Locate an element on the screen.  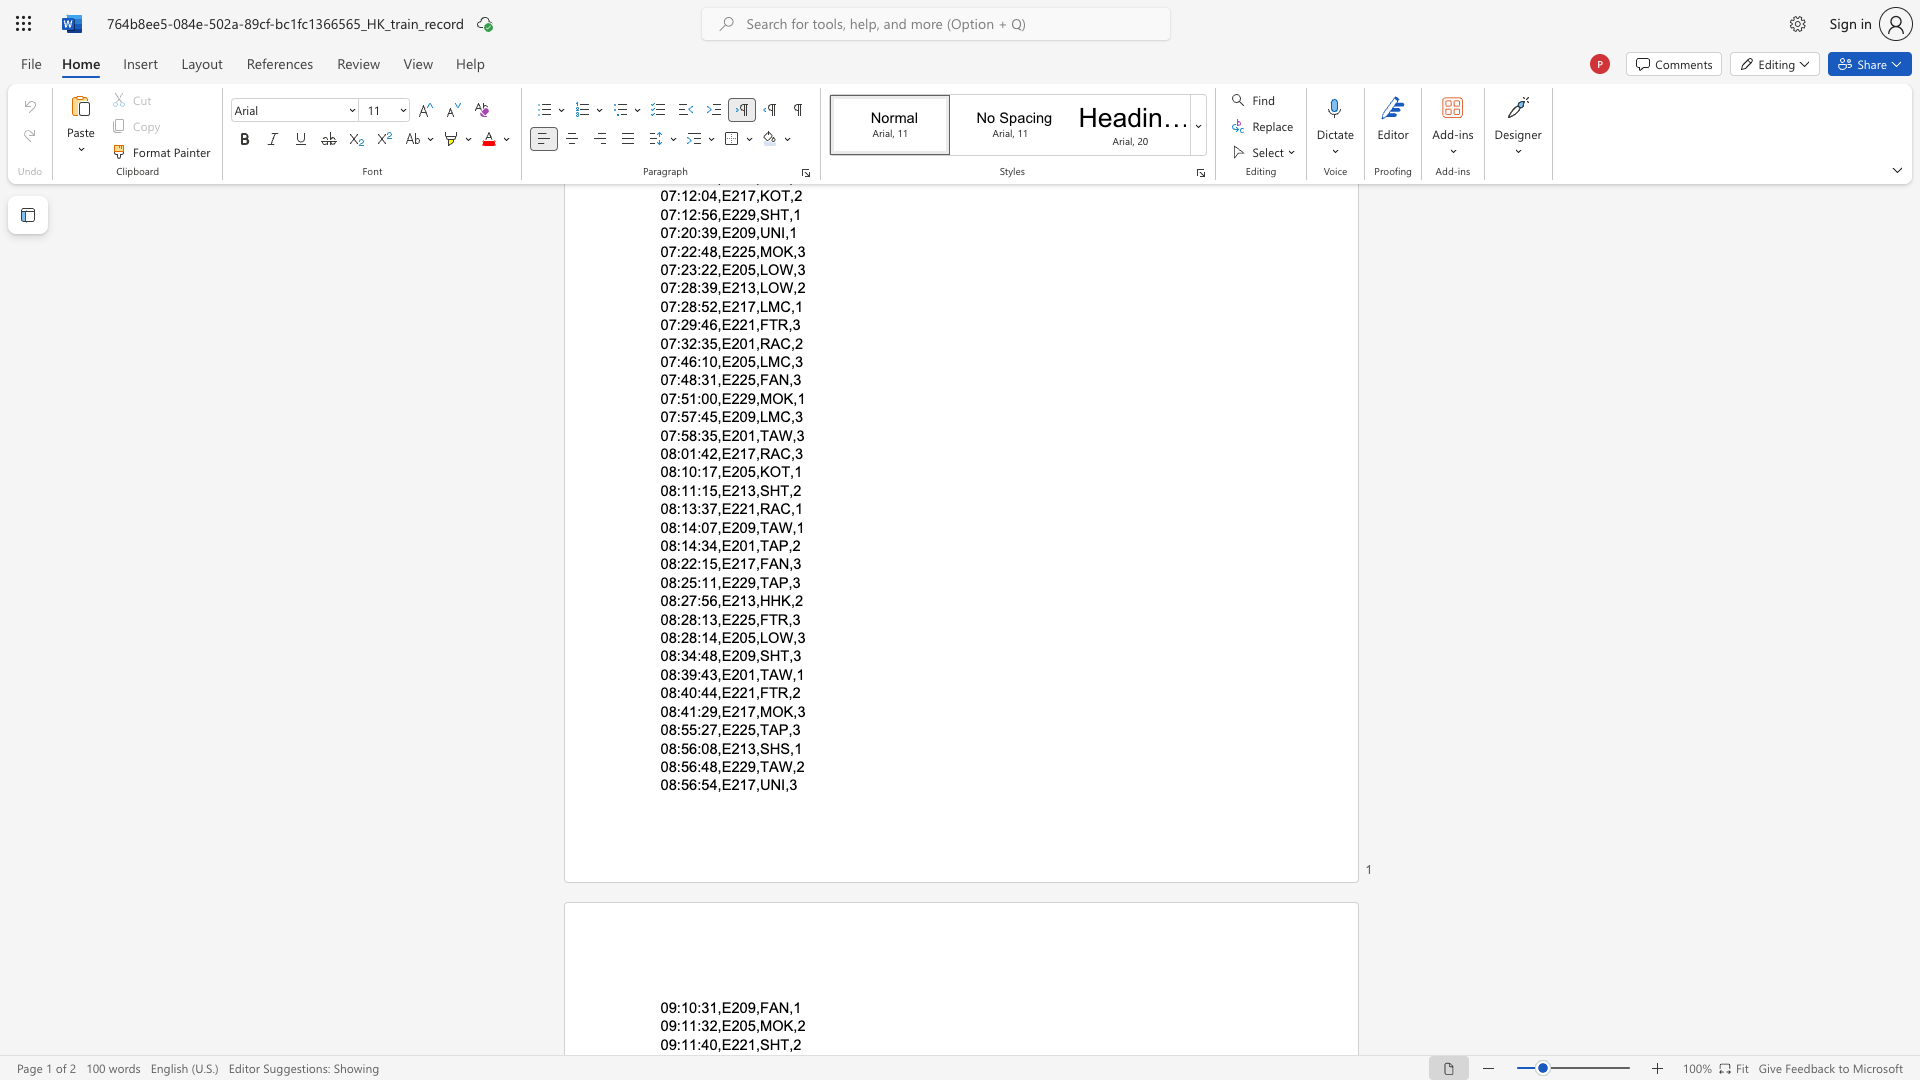
the subset text "28:14,E205," within the text "08:28:14,E205,LOW,3" is located at coordinates (680, 638).